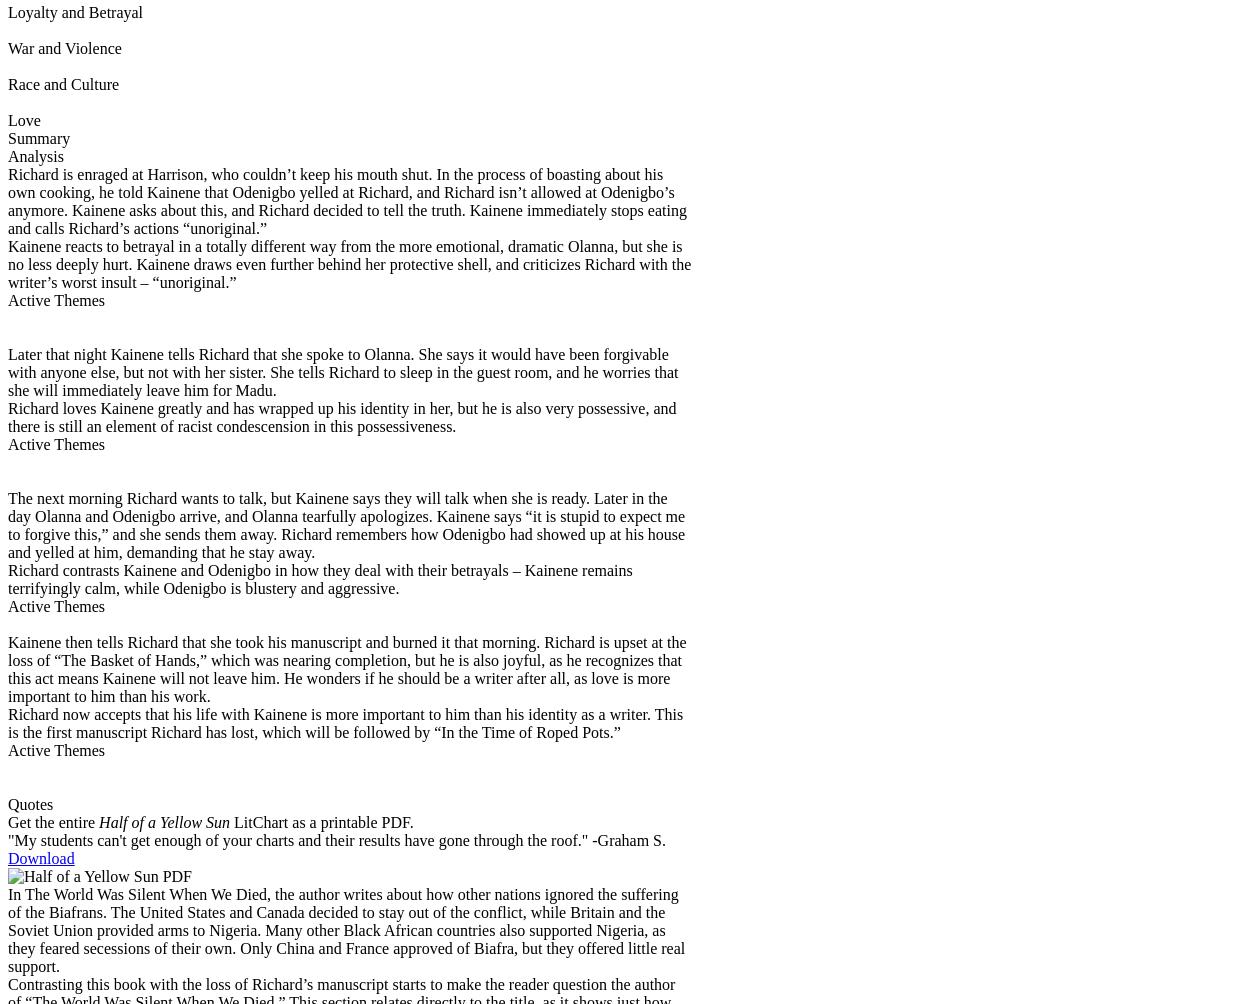 This screenshot has height=1004, width=1248. I want to click on '"My students can't get enough of your charts and their results have gone through the roof." -Graham S.', so click(336, 839).